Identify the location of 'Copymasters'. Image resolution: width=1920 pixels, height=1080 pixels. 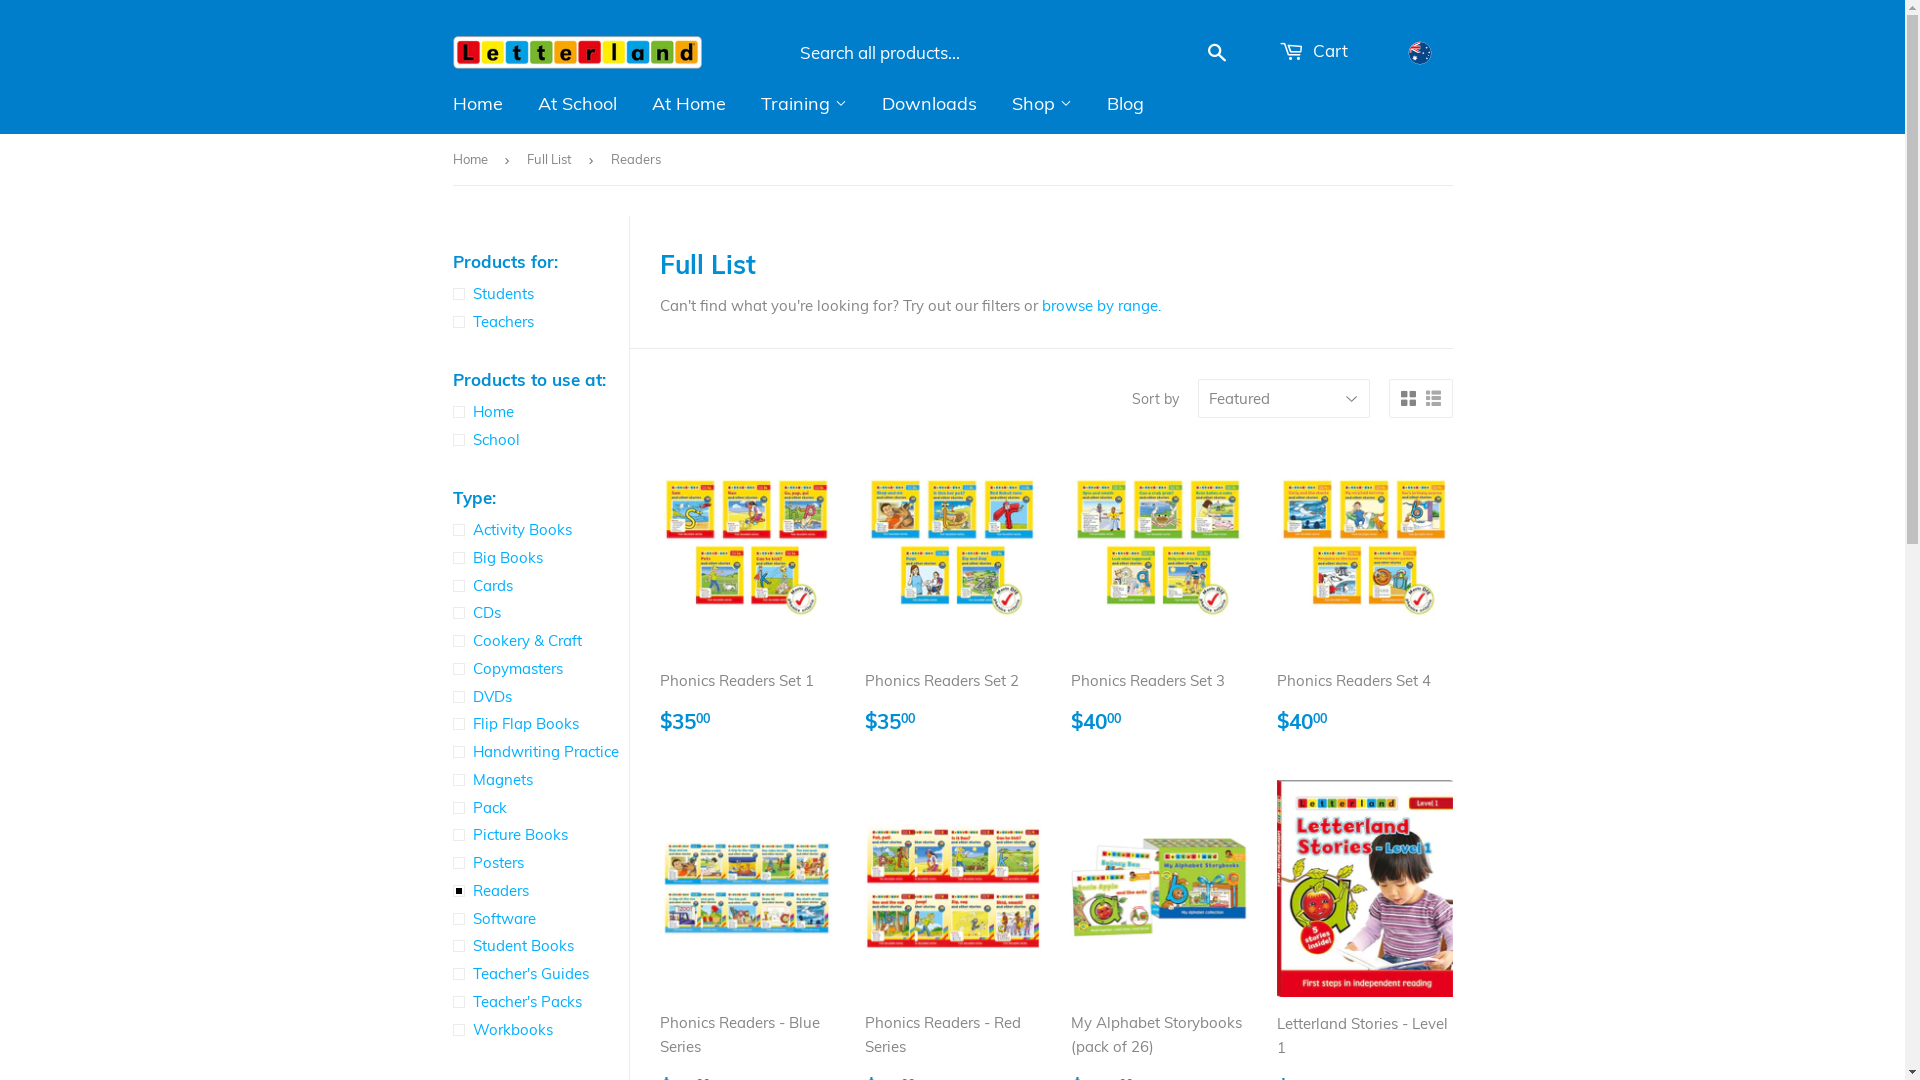
(539, 668).